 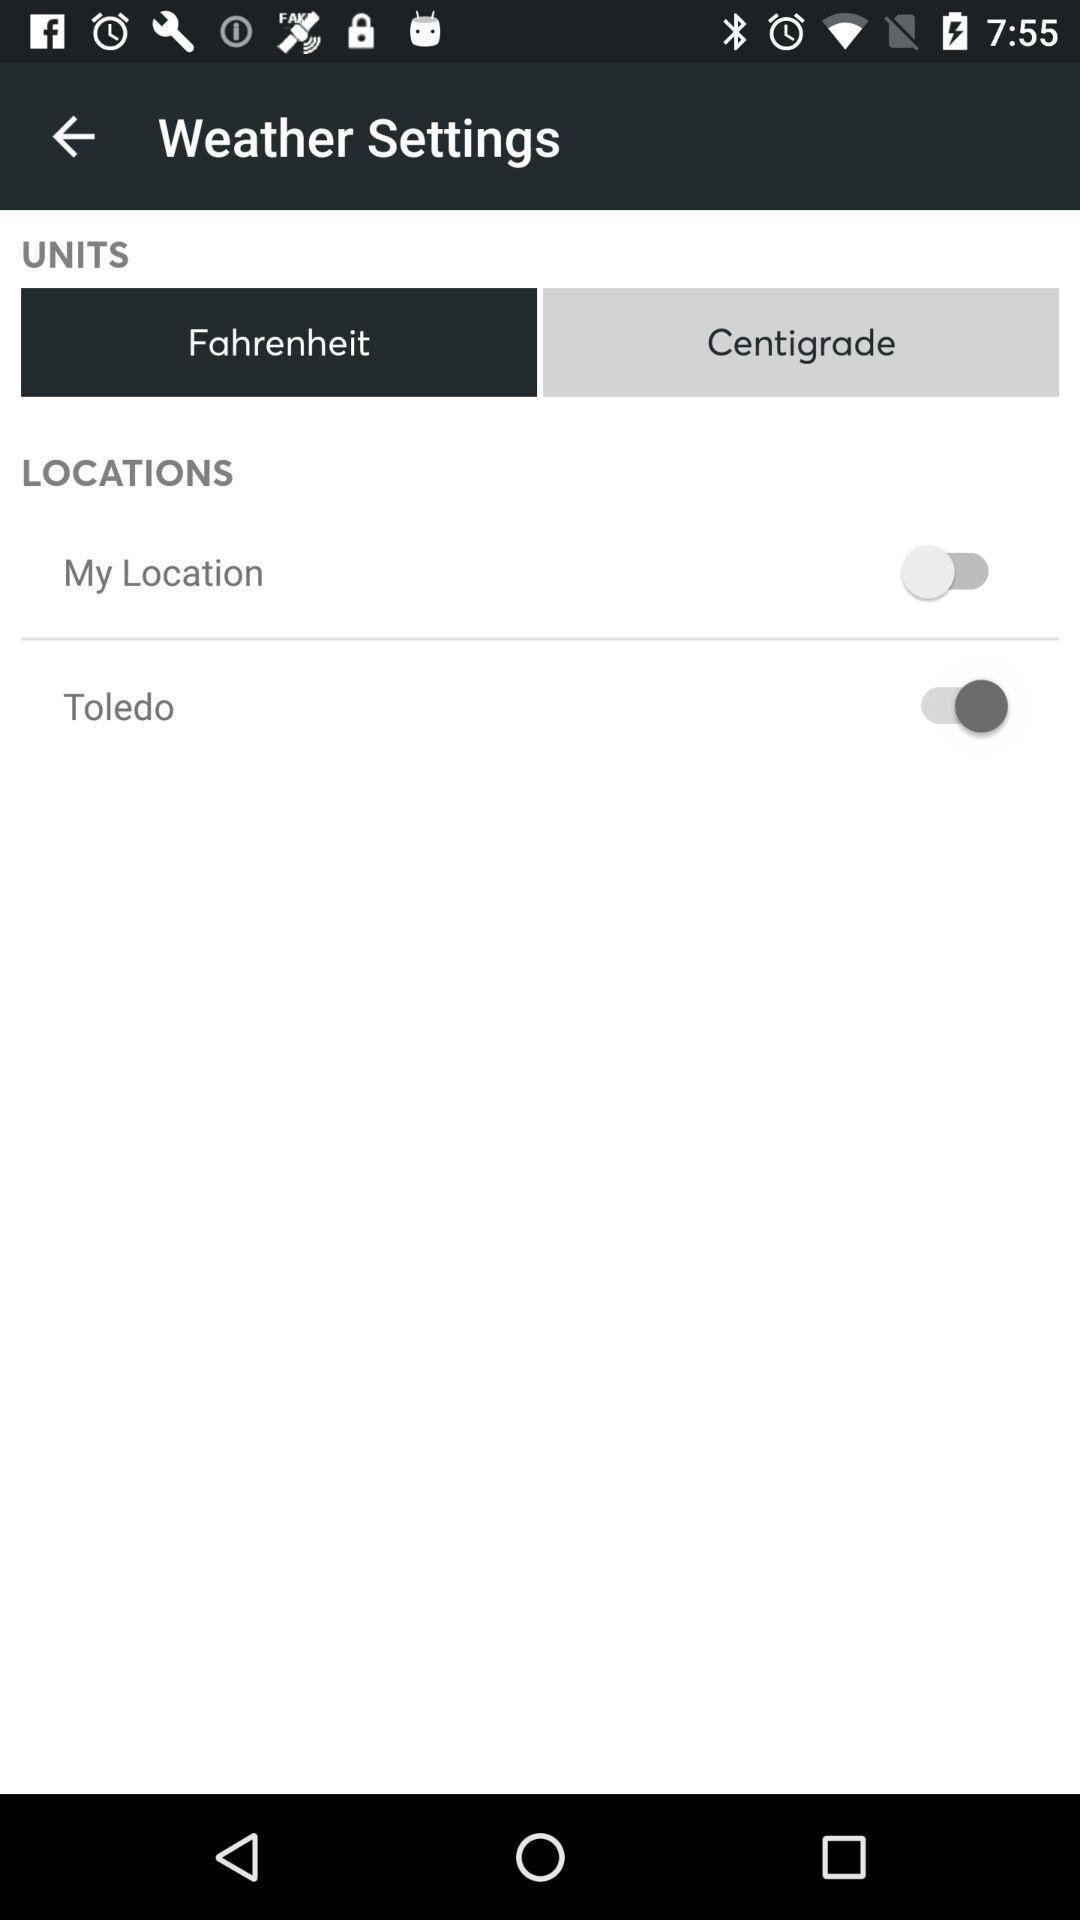 I want to click on the item below weather settings, so click(x=800, y=342).